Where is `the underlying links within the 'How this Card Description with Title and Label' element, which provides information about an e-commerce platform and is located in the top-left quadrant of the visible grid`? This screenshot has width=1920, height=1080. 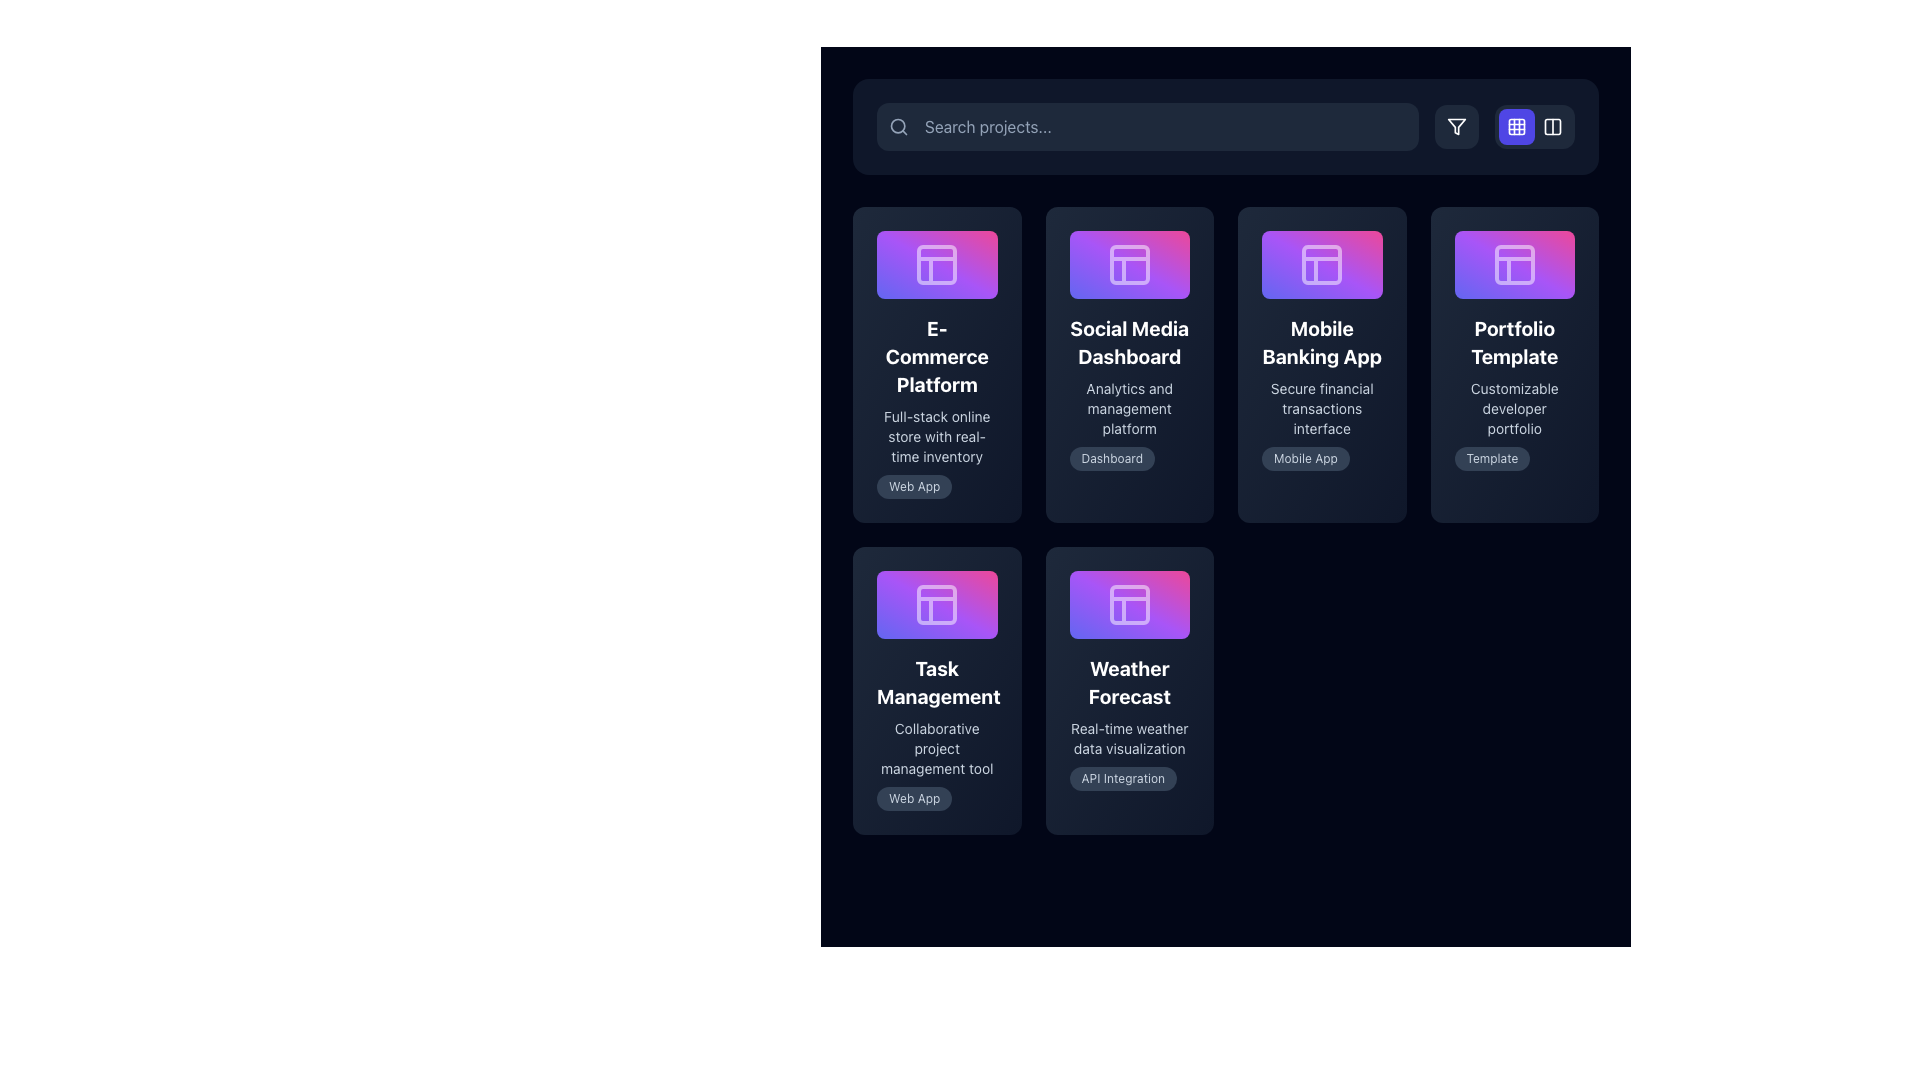 the underlying links within the 'How this Card Description with Title and Label' element, which provides information about an e-commerce platform and is located in the top-left quadrant of the visible grid is located at coordinates (936, 405).